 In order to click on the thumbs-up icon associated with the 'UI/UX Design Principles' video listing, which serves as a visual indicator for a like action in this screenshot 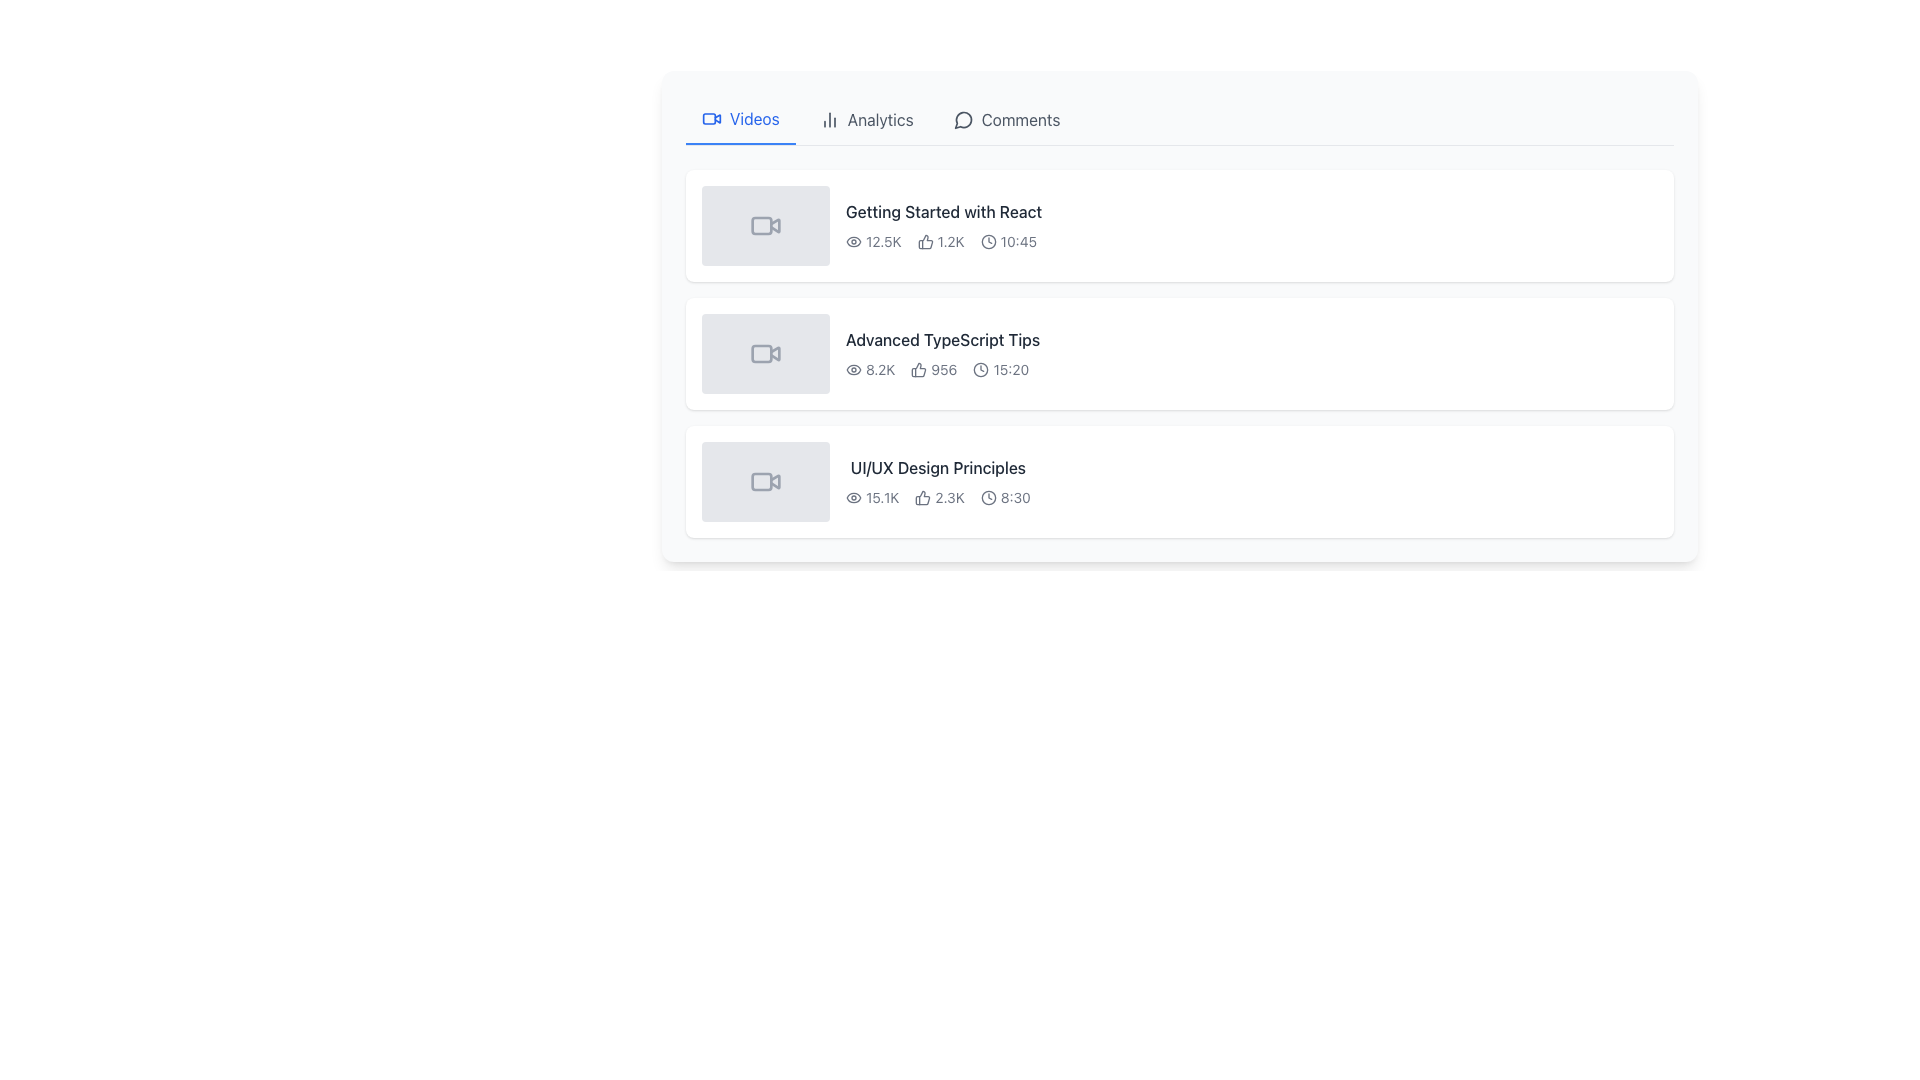, I will do `click(922, 496)`.